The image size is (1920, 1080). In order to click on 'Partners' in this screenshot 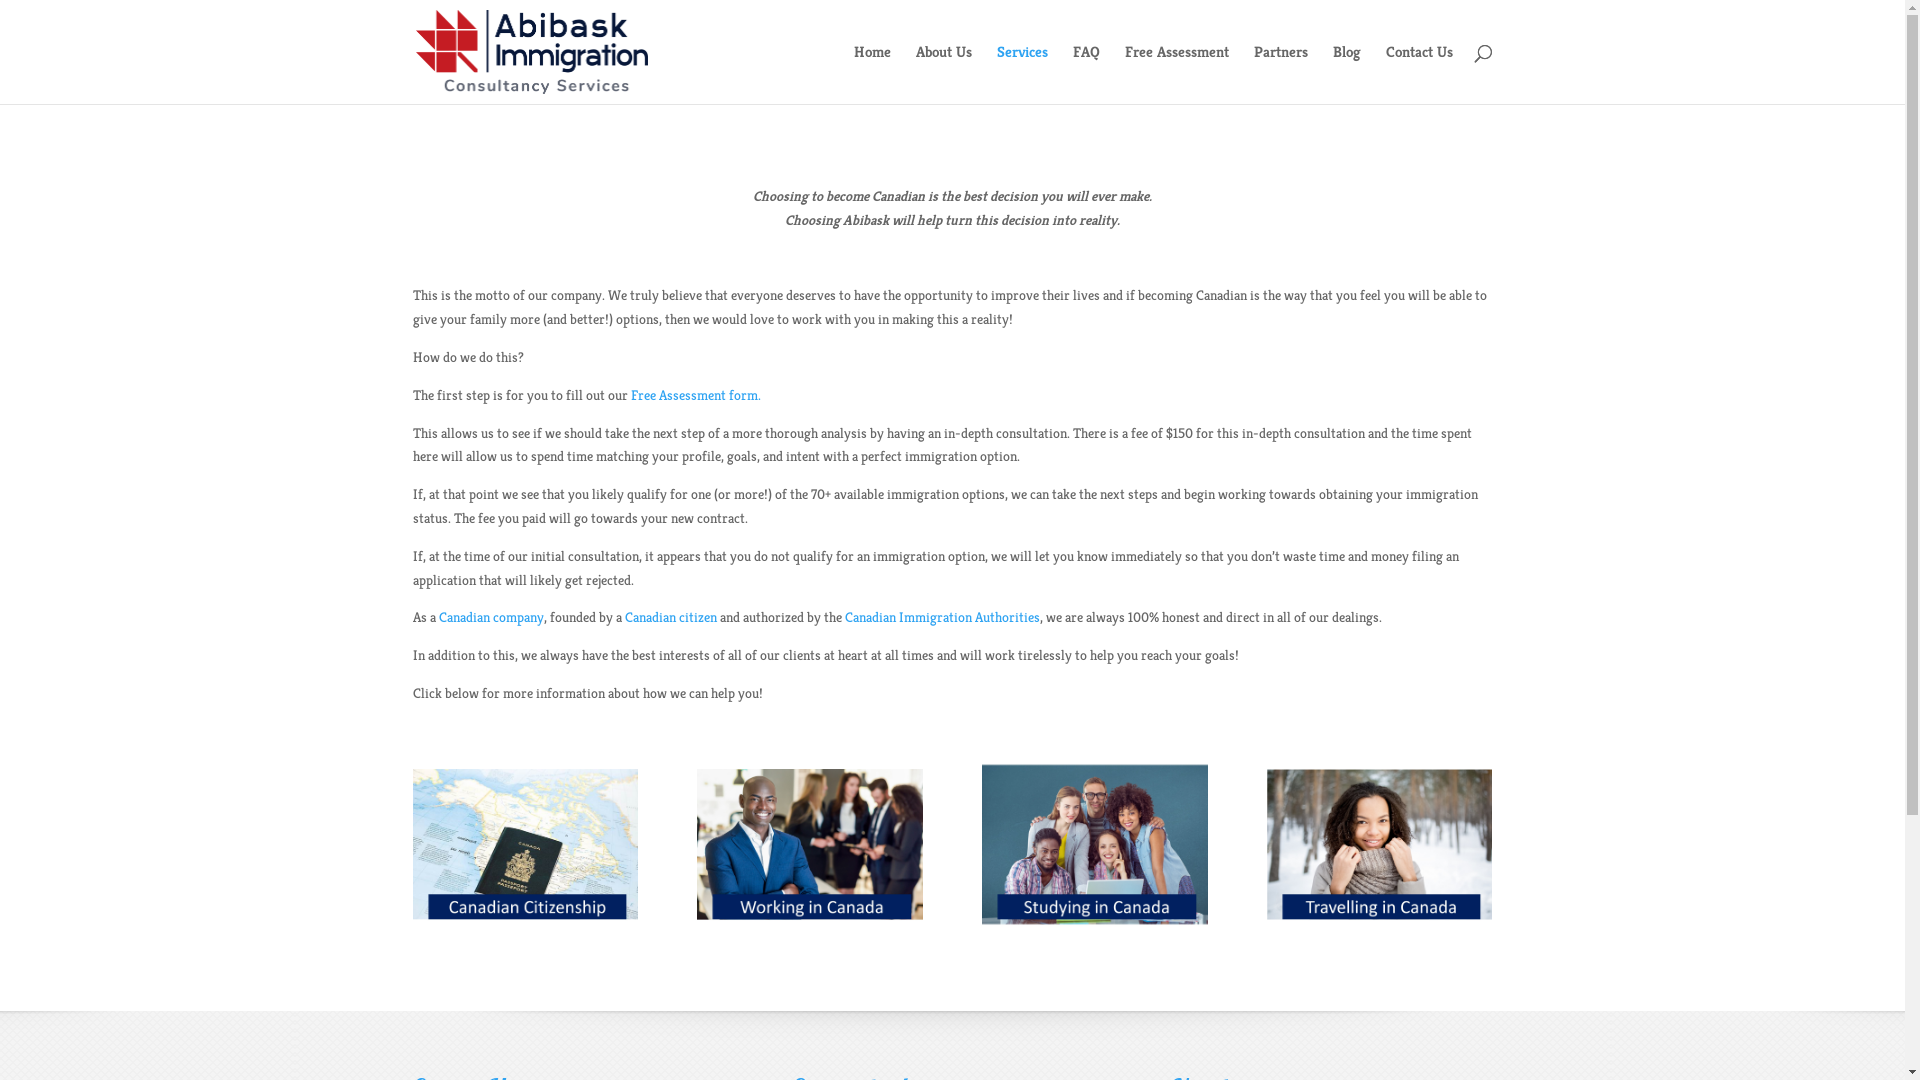, I will do `click(1281, 73)`.